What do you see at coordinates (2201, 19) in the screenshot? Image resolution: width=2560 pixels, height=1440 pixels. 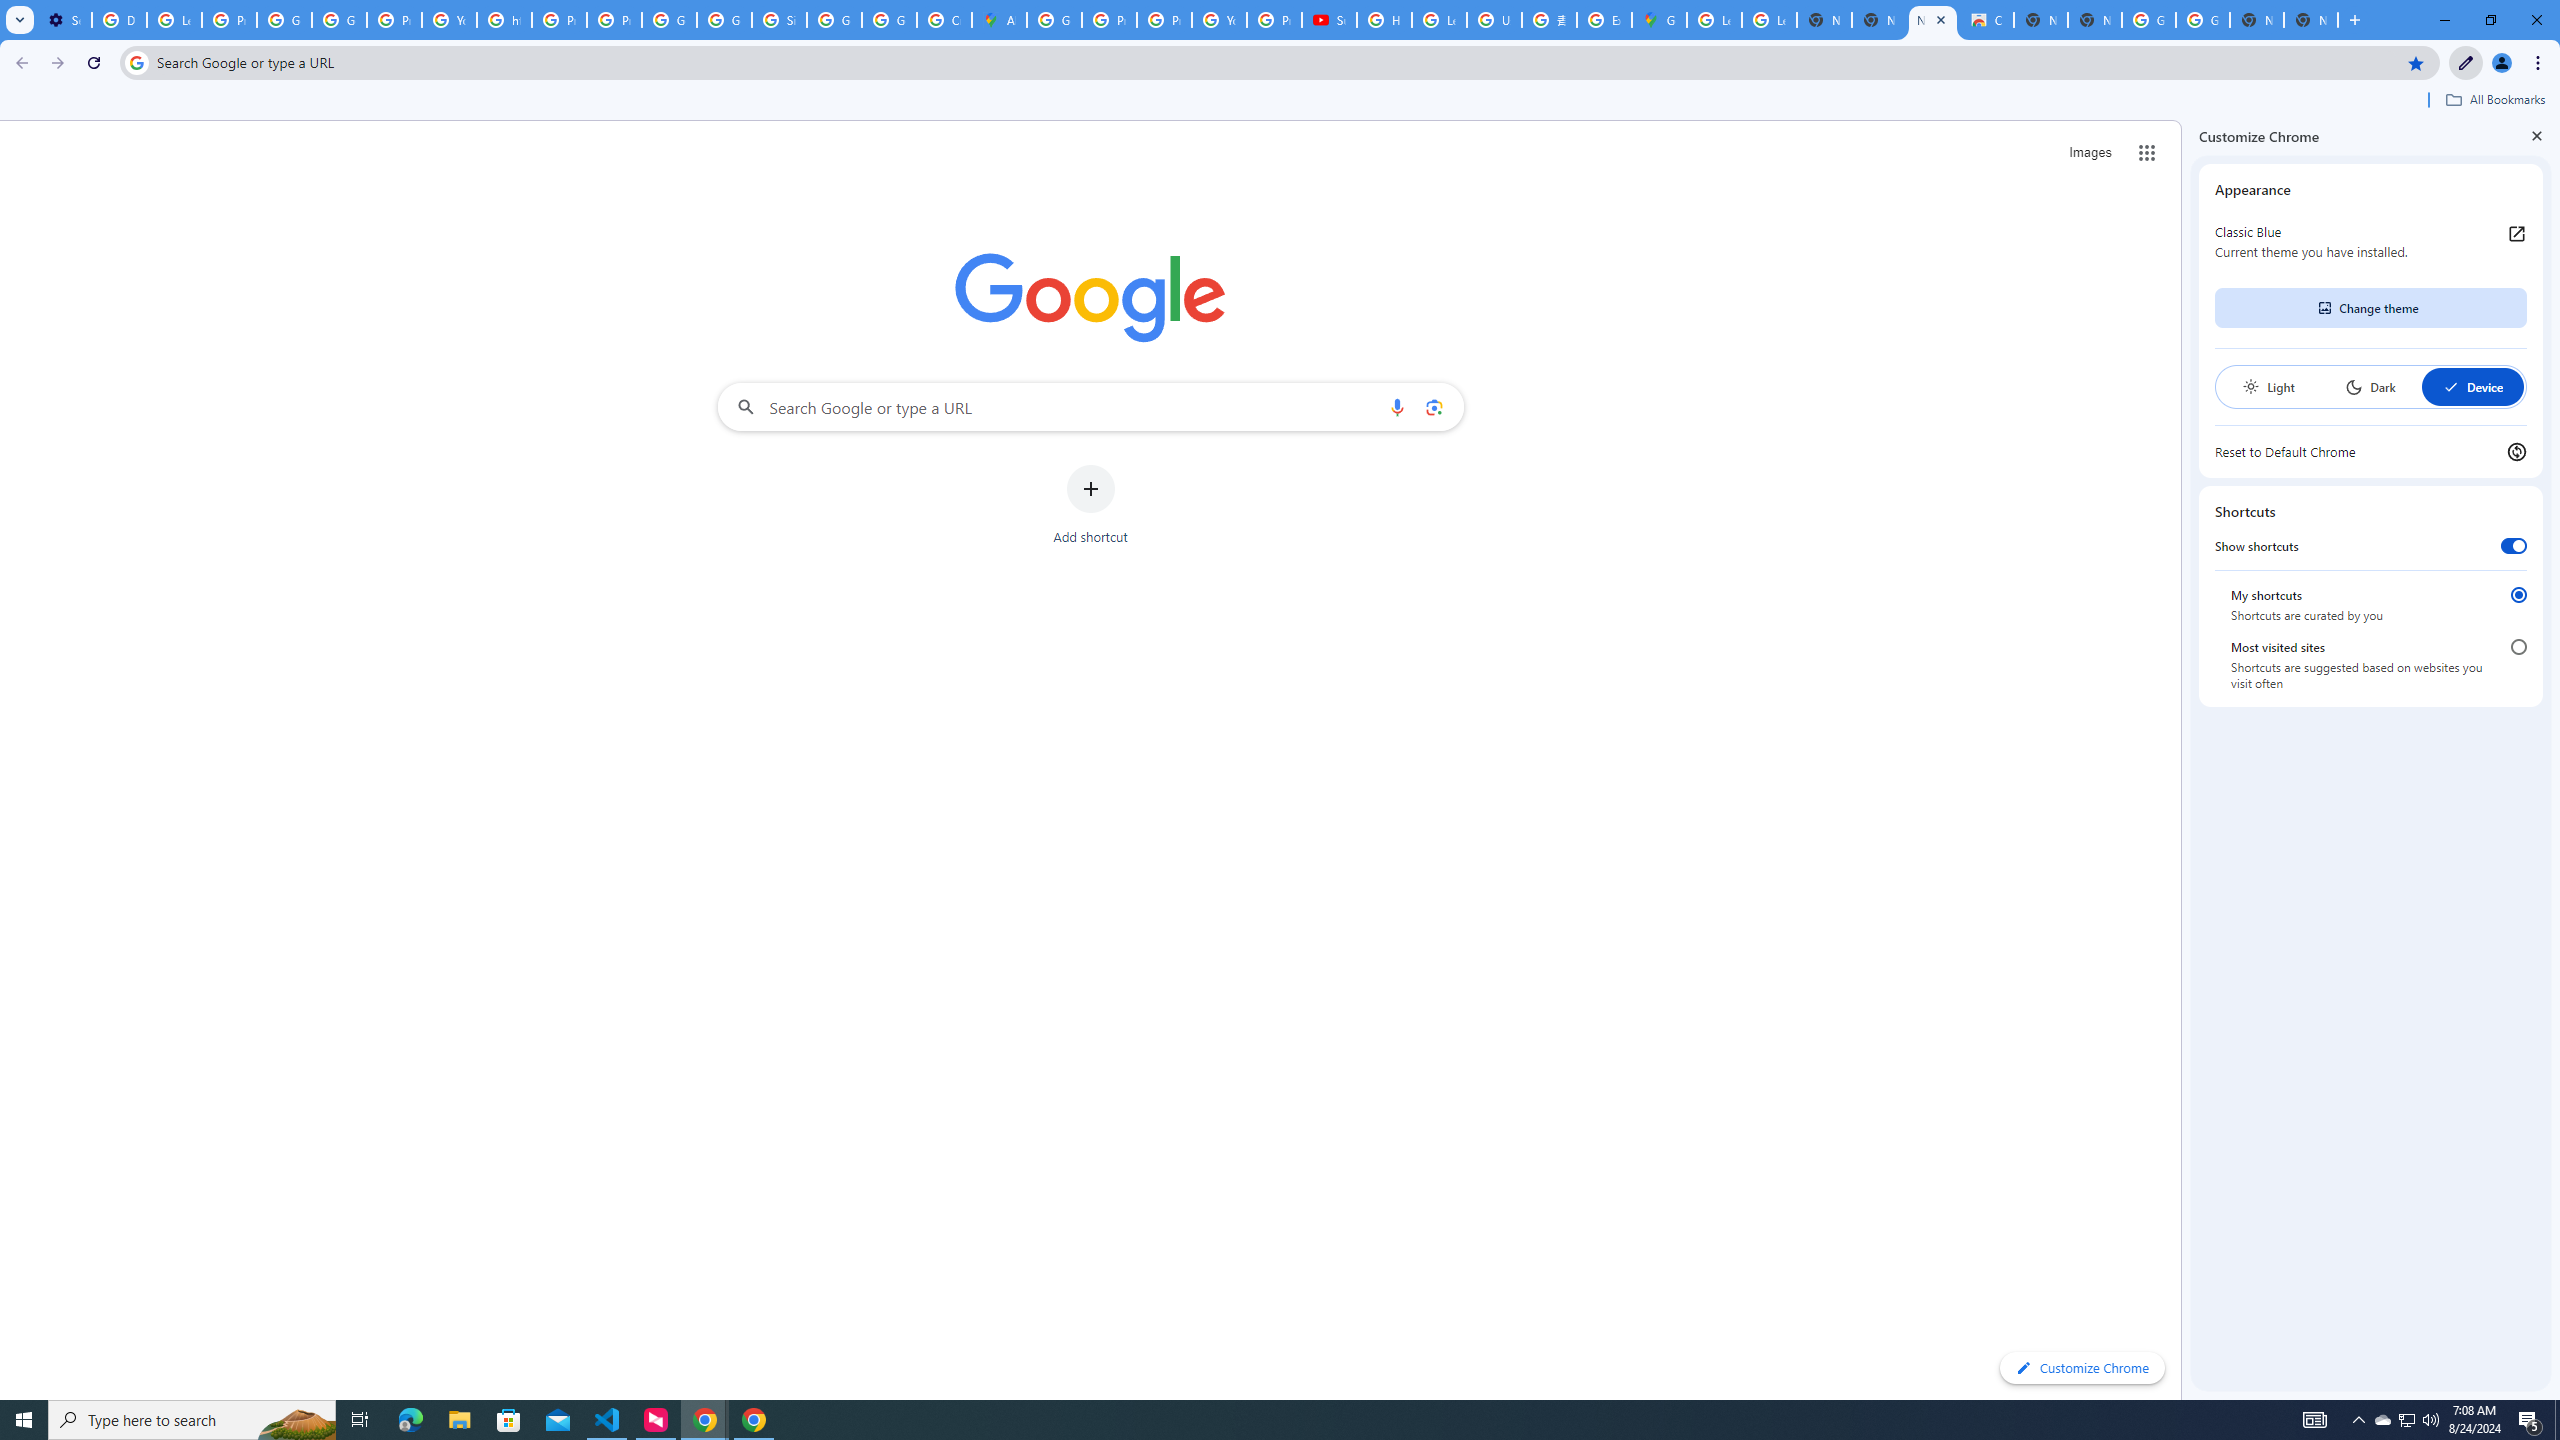 I see `'Google Images'` at bounding box center [2201, 19].